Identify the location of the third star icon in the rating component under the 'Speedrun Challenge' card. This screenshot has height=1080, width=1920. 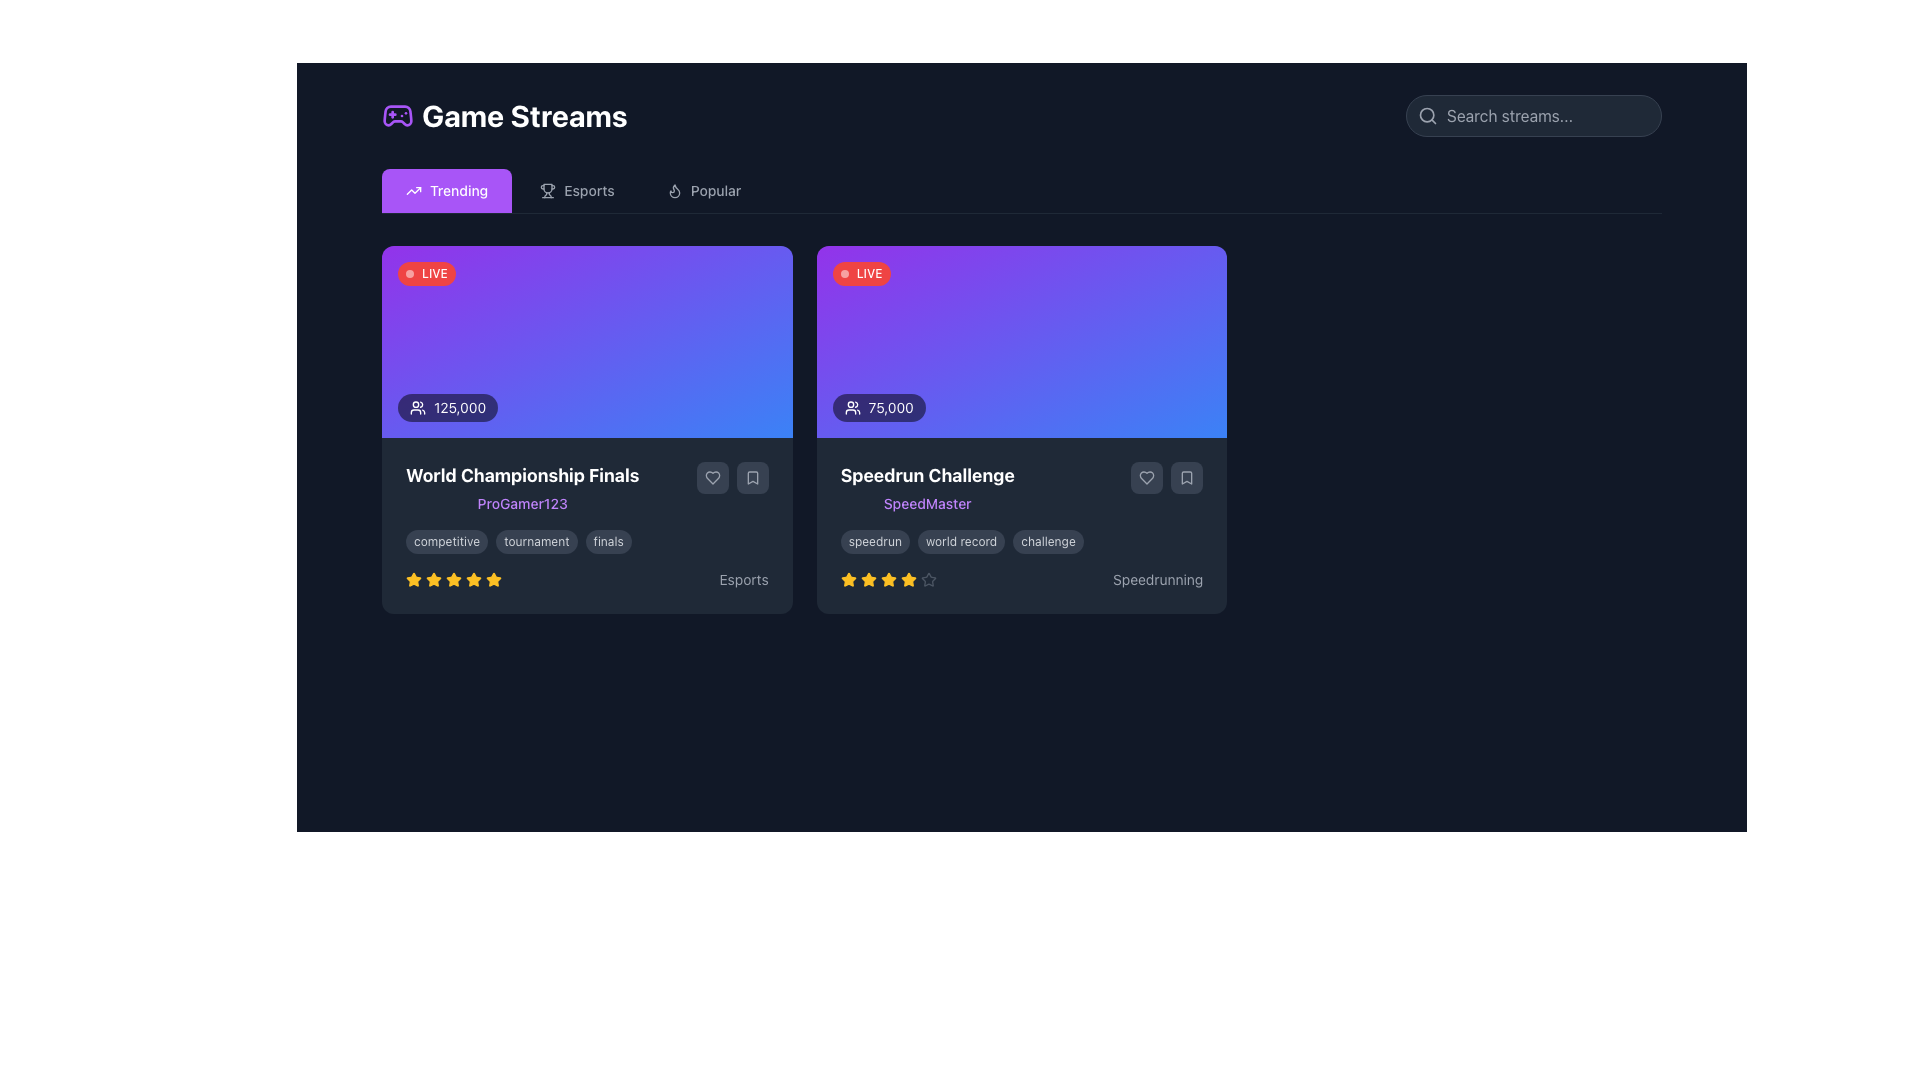
(868, 579).